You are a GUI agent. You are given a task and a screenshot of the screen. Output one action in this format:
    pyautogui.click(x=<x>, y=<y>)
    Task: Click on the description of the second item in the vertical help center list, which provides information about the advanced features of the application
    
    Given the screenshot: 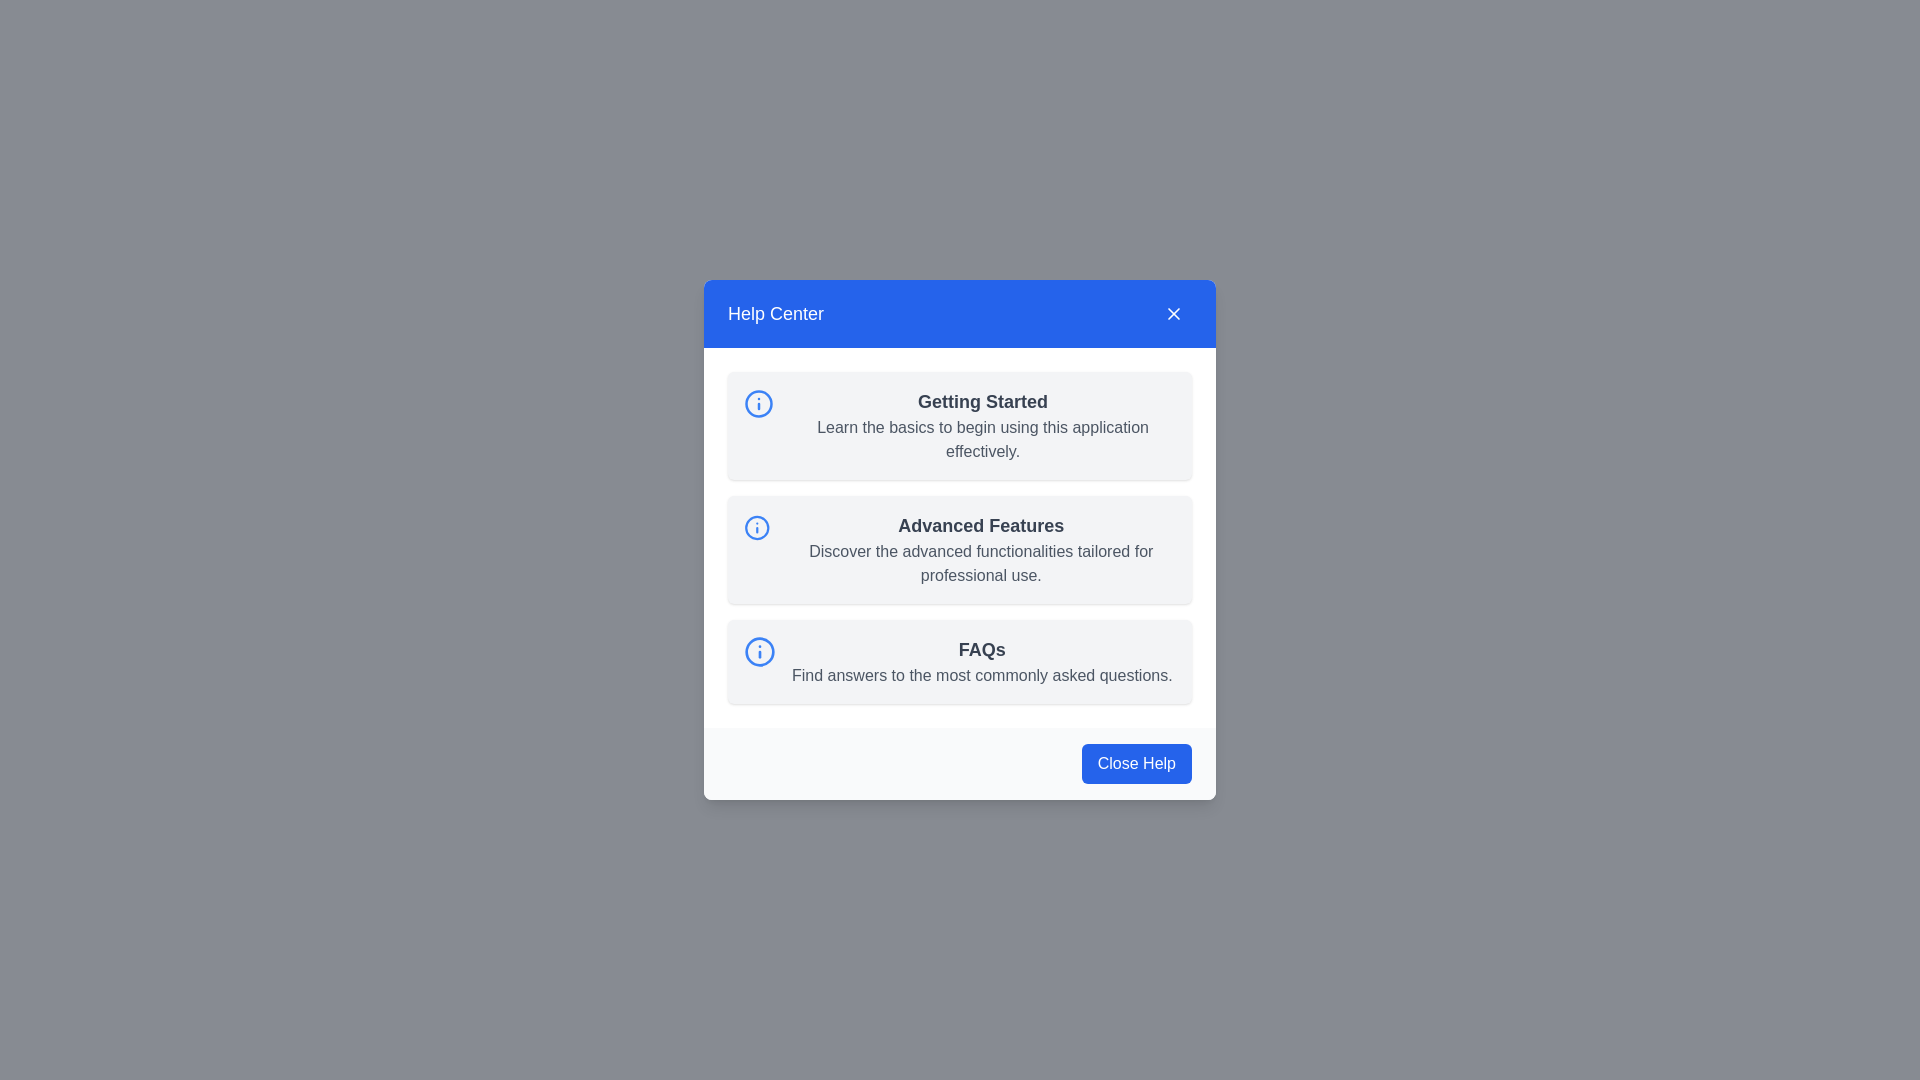 What is the action you would take?
    pyautogui.click(x=960, y=550)
    